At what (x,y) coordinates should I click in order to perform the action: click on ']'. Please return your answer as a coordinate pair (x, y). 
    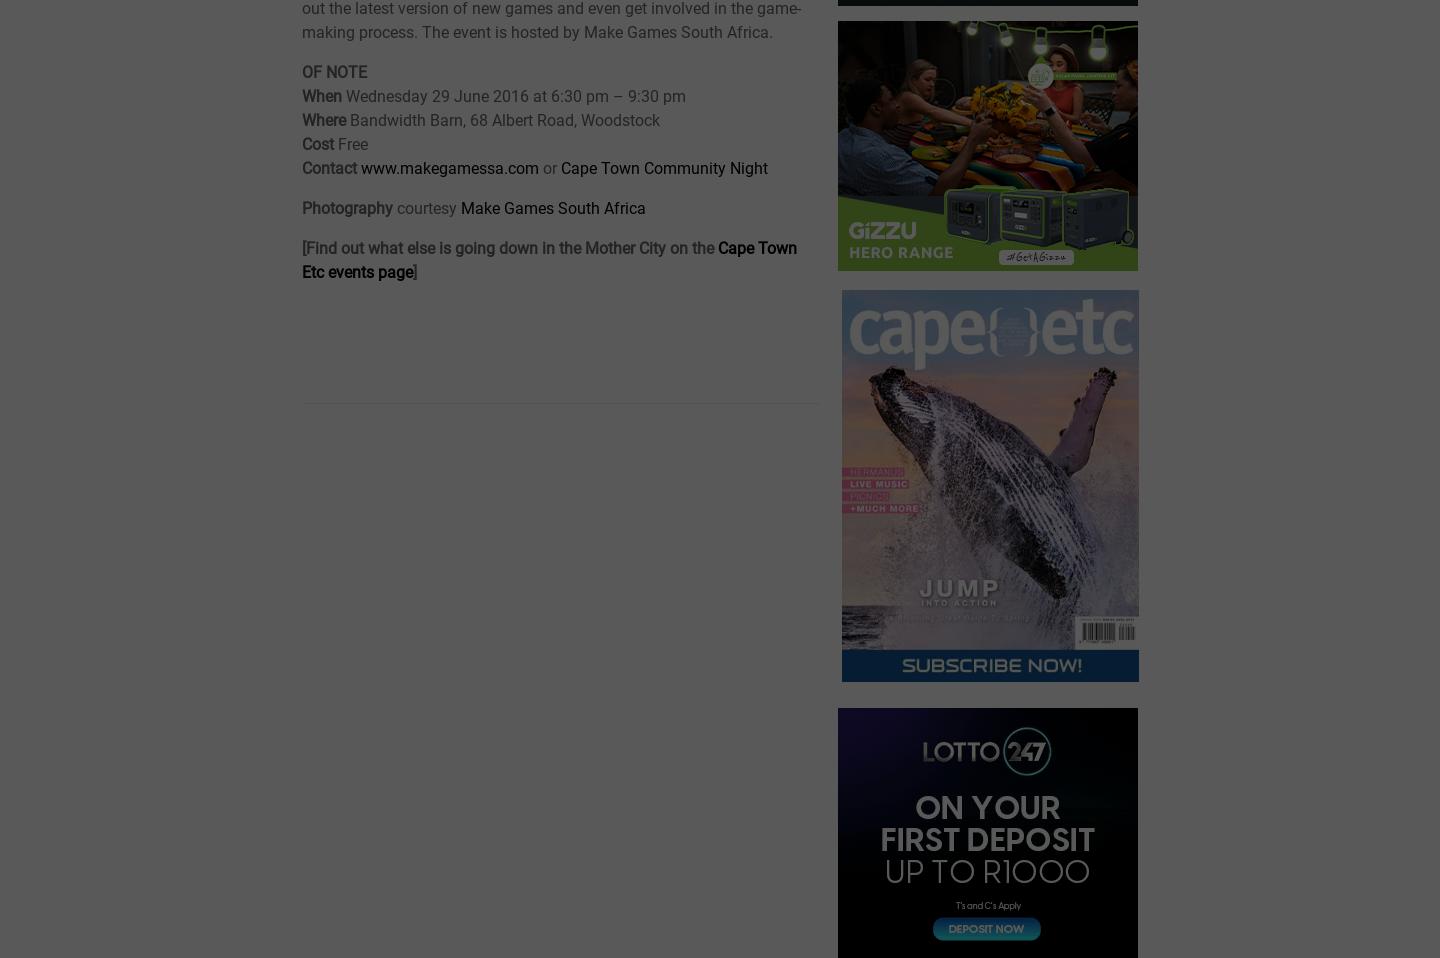
    Looking at the image, I should click on (414, 271).